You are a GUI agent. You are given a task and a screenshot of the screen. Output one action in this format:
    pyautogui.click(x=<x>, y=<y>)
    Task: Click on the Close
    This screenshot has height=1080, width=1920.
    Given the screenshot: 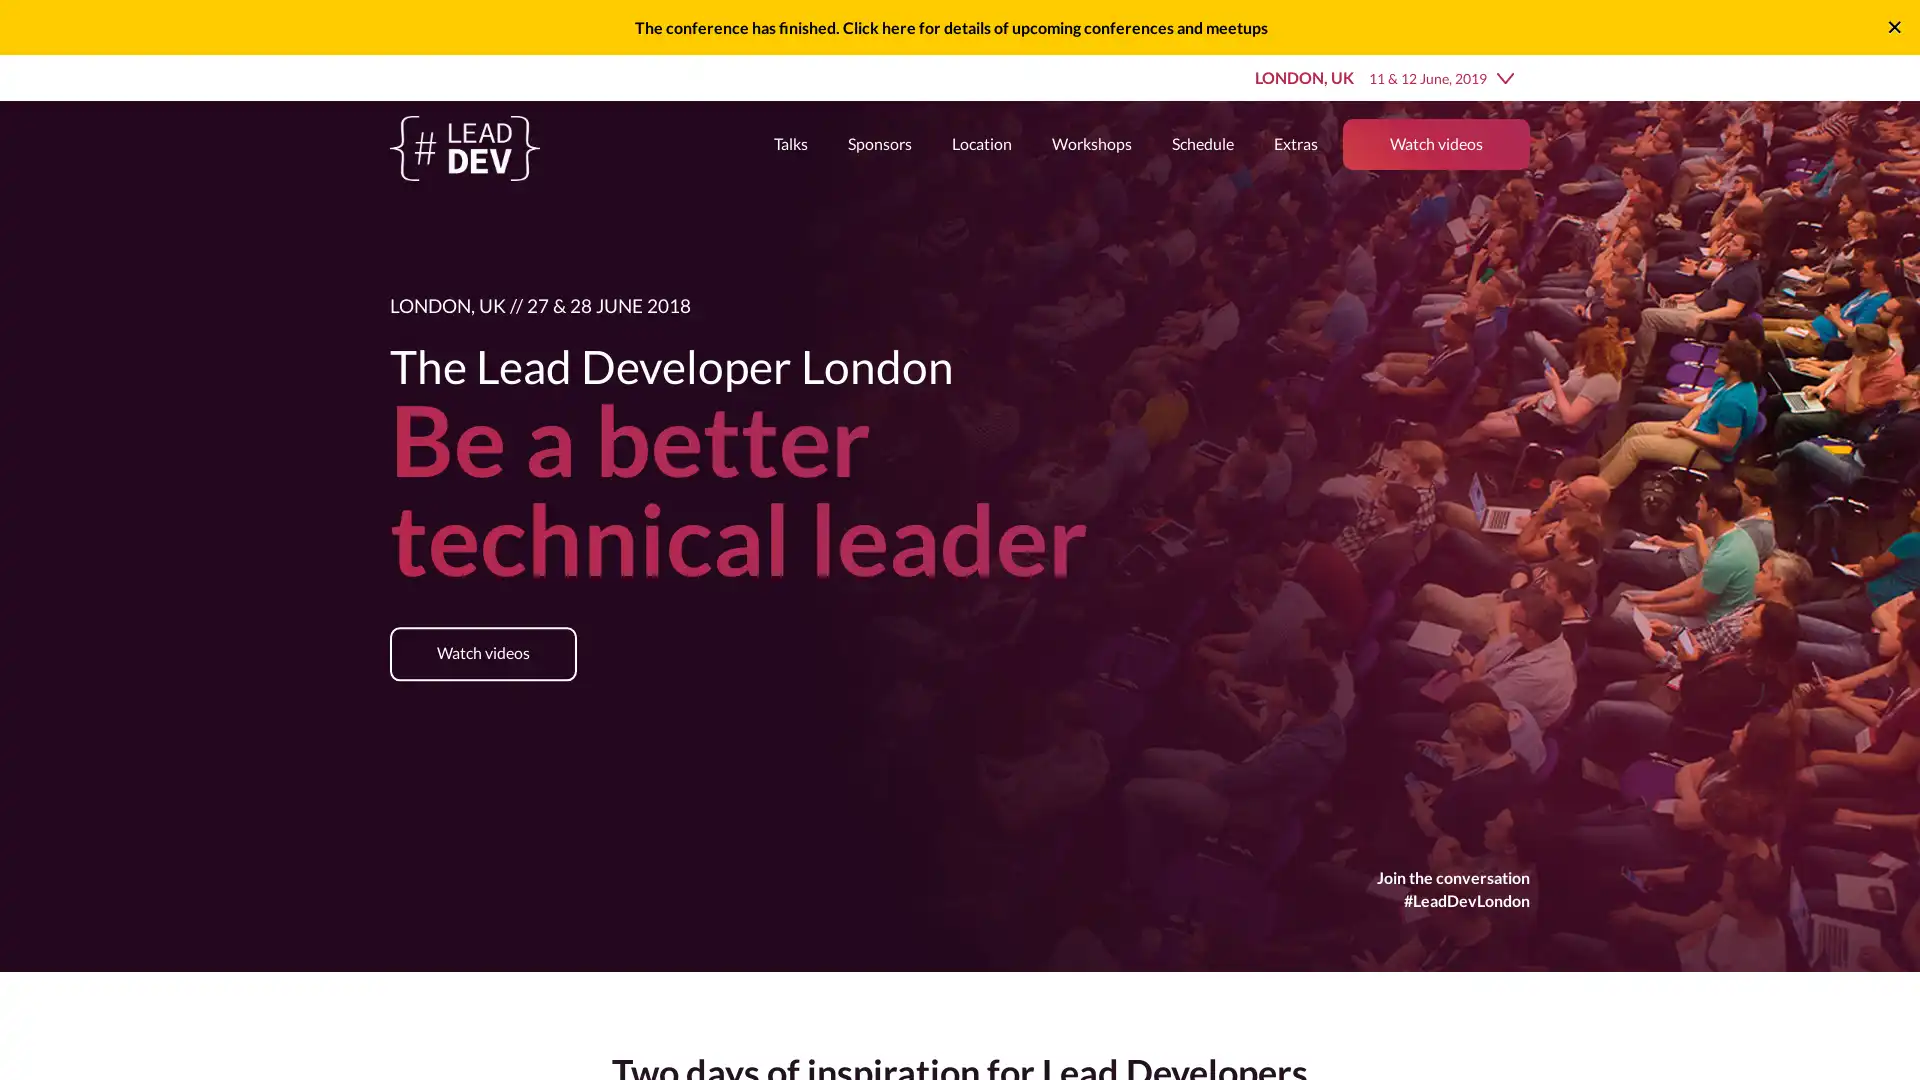 What is the action you would take?
    pyautogui.click(x=1893, y=26)
    